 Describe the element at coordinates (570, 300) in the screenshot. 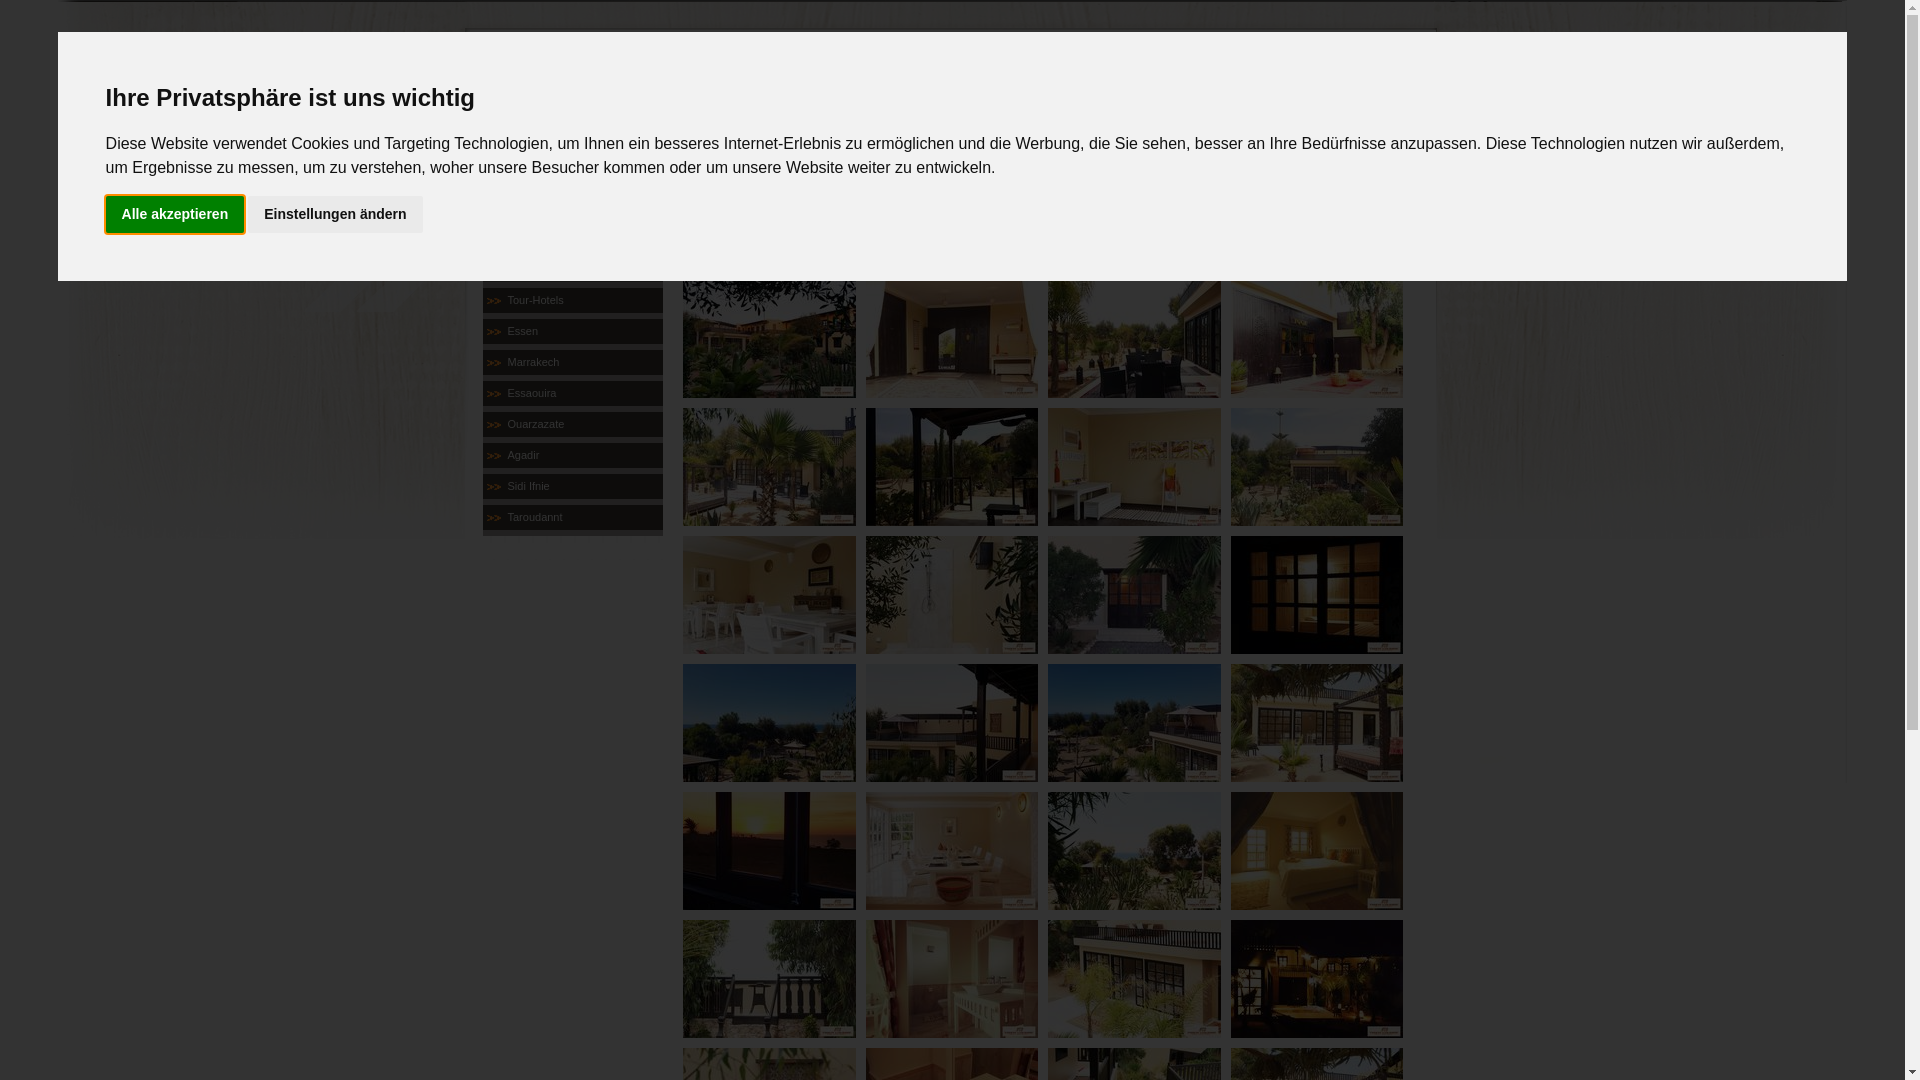

I see `'Tour-Hotels'` at that location.